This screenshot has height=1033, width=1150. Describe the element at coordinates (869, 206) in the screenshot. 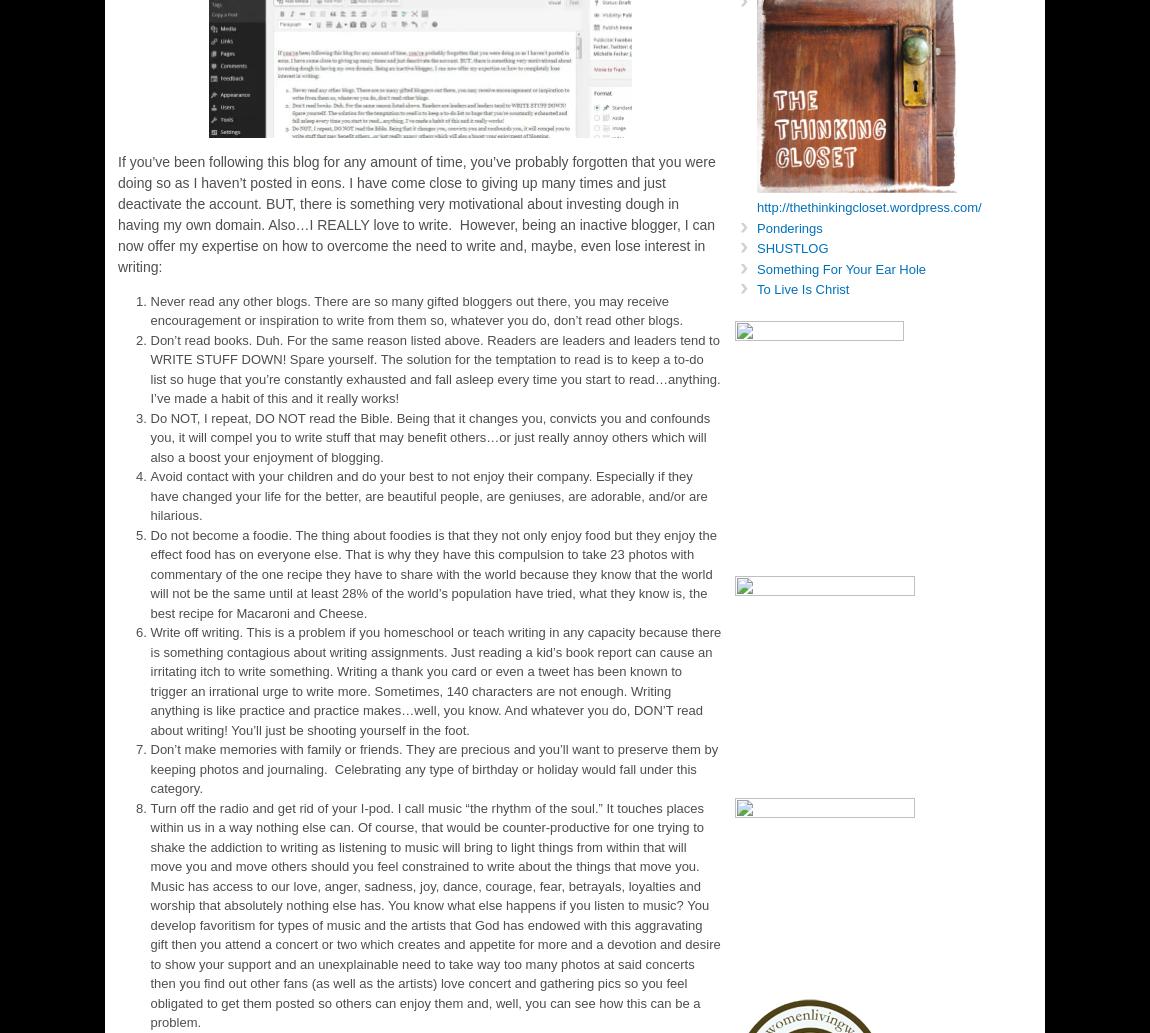

I see `'http://thethinkingcloset.wordpress.com/'` at that location.